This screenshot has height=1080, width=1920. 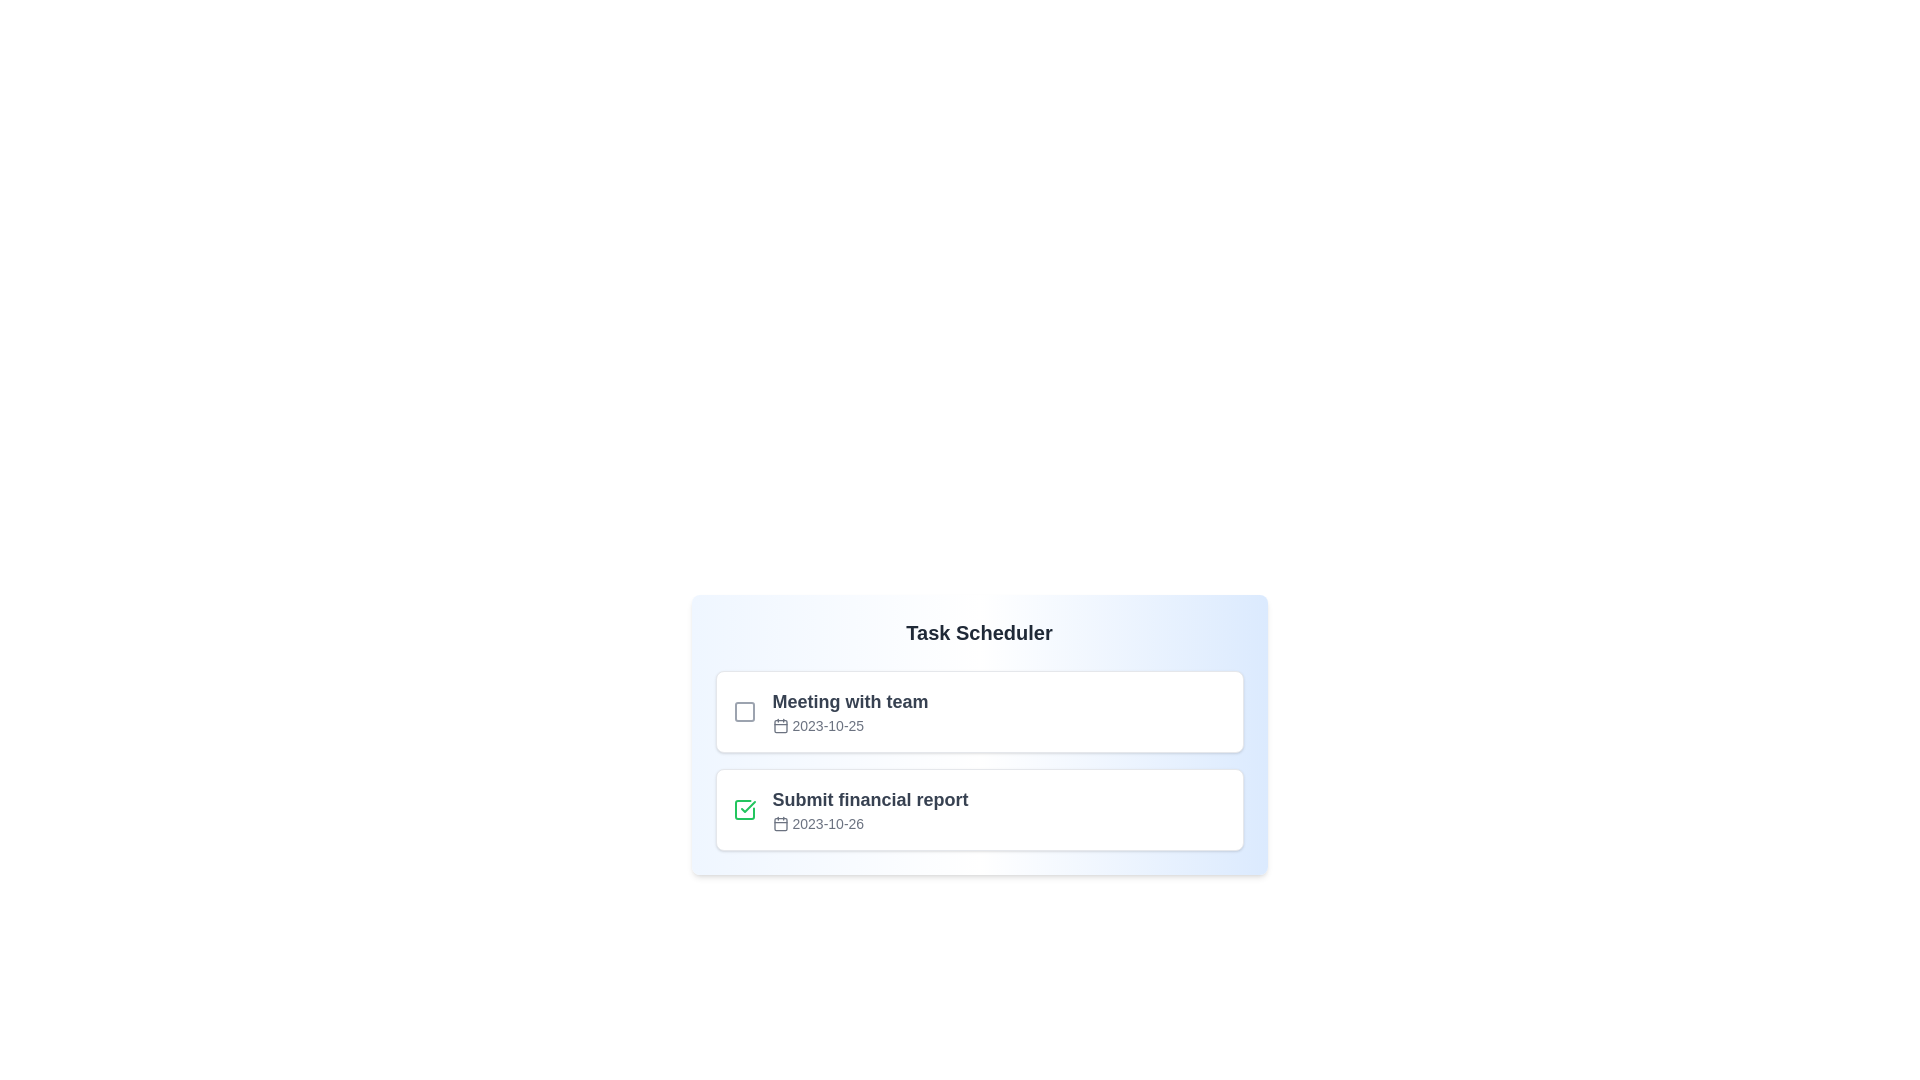 I want to click on text content of the title or header in the first card of a vertically stacked list, located at the specified coordinates, so click(x=850, y=701).